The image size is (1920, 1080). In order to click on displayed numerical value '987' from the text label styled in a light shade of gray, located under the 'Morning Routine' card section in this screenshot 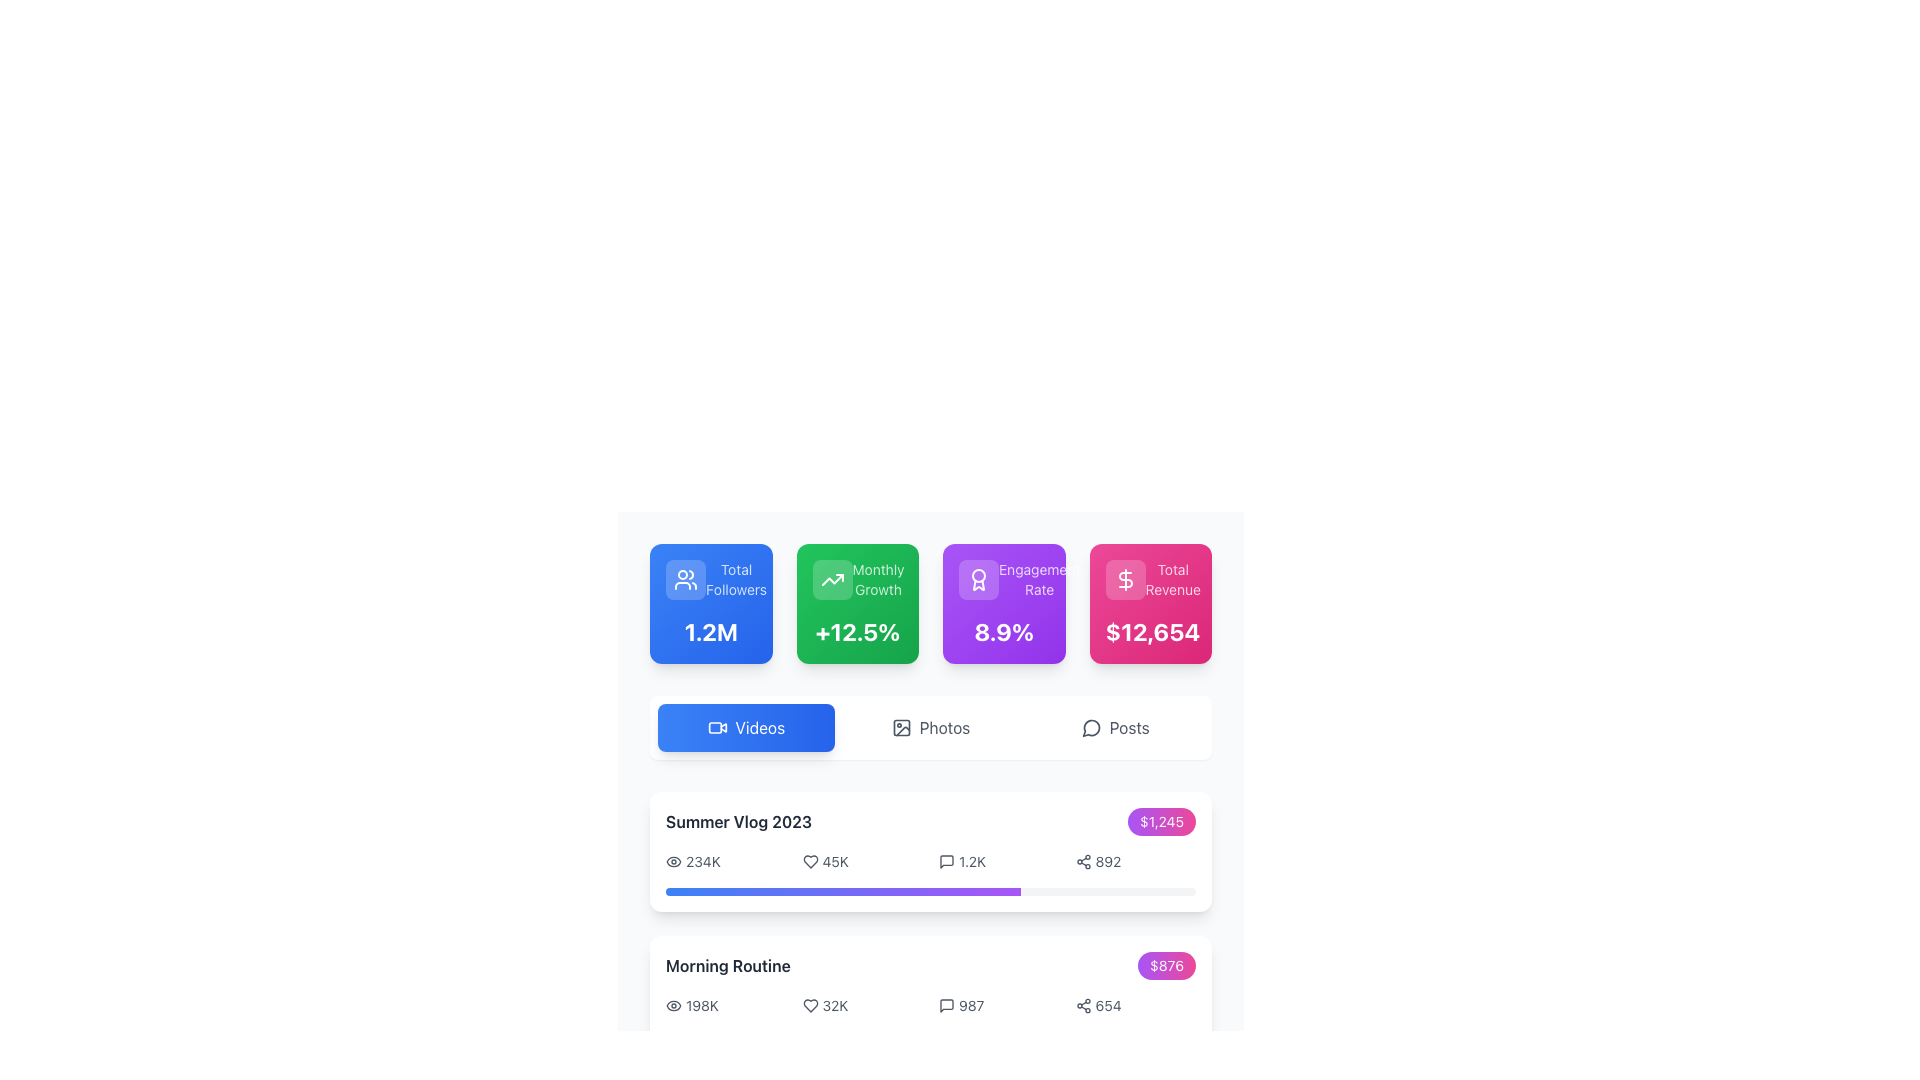, I will do `click(971, 1006)`.